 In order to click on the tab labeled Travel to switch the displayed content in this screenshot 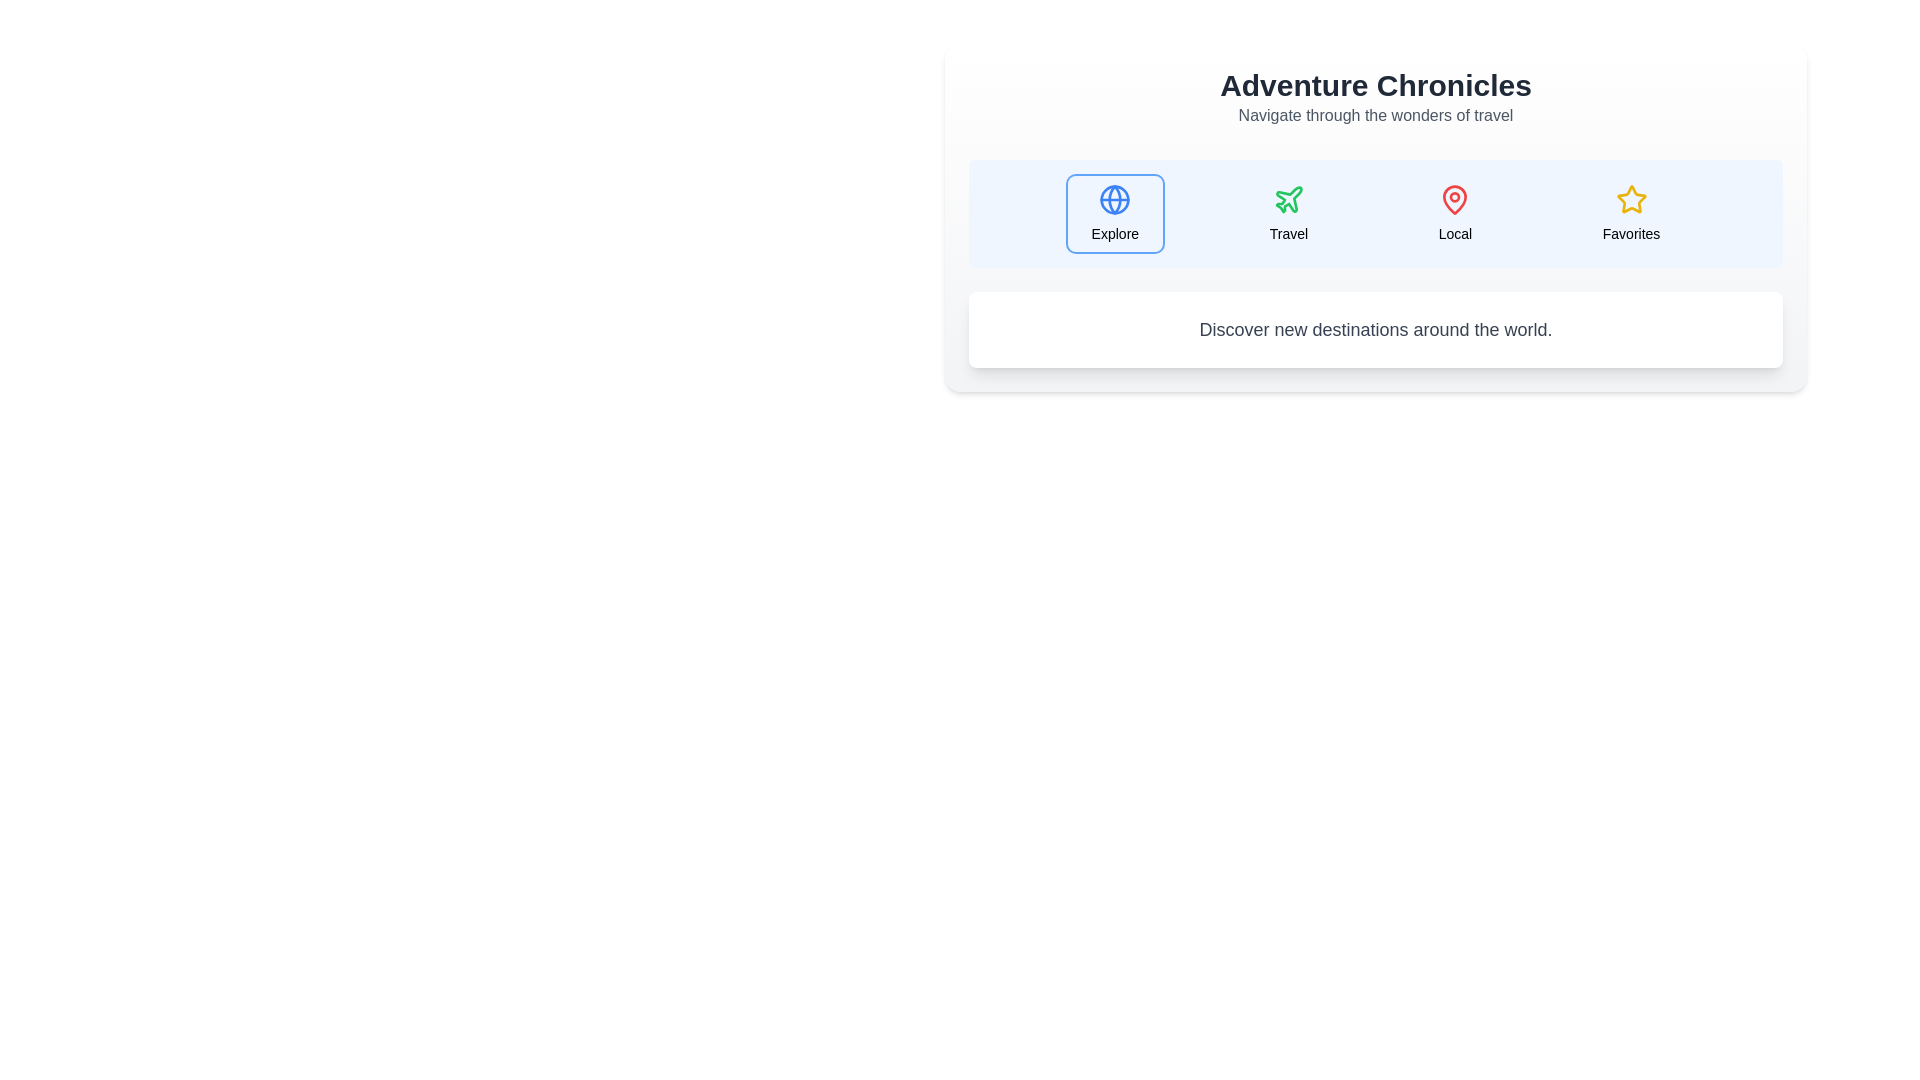, I will do `click(1287, 213)`.